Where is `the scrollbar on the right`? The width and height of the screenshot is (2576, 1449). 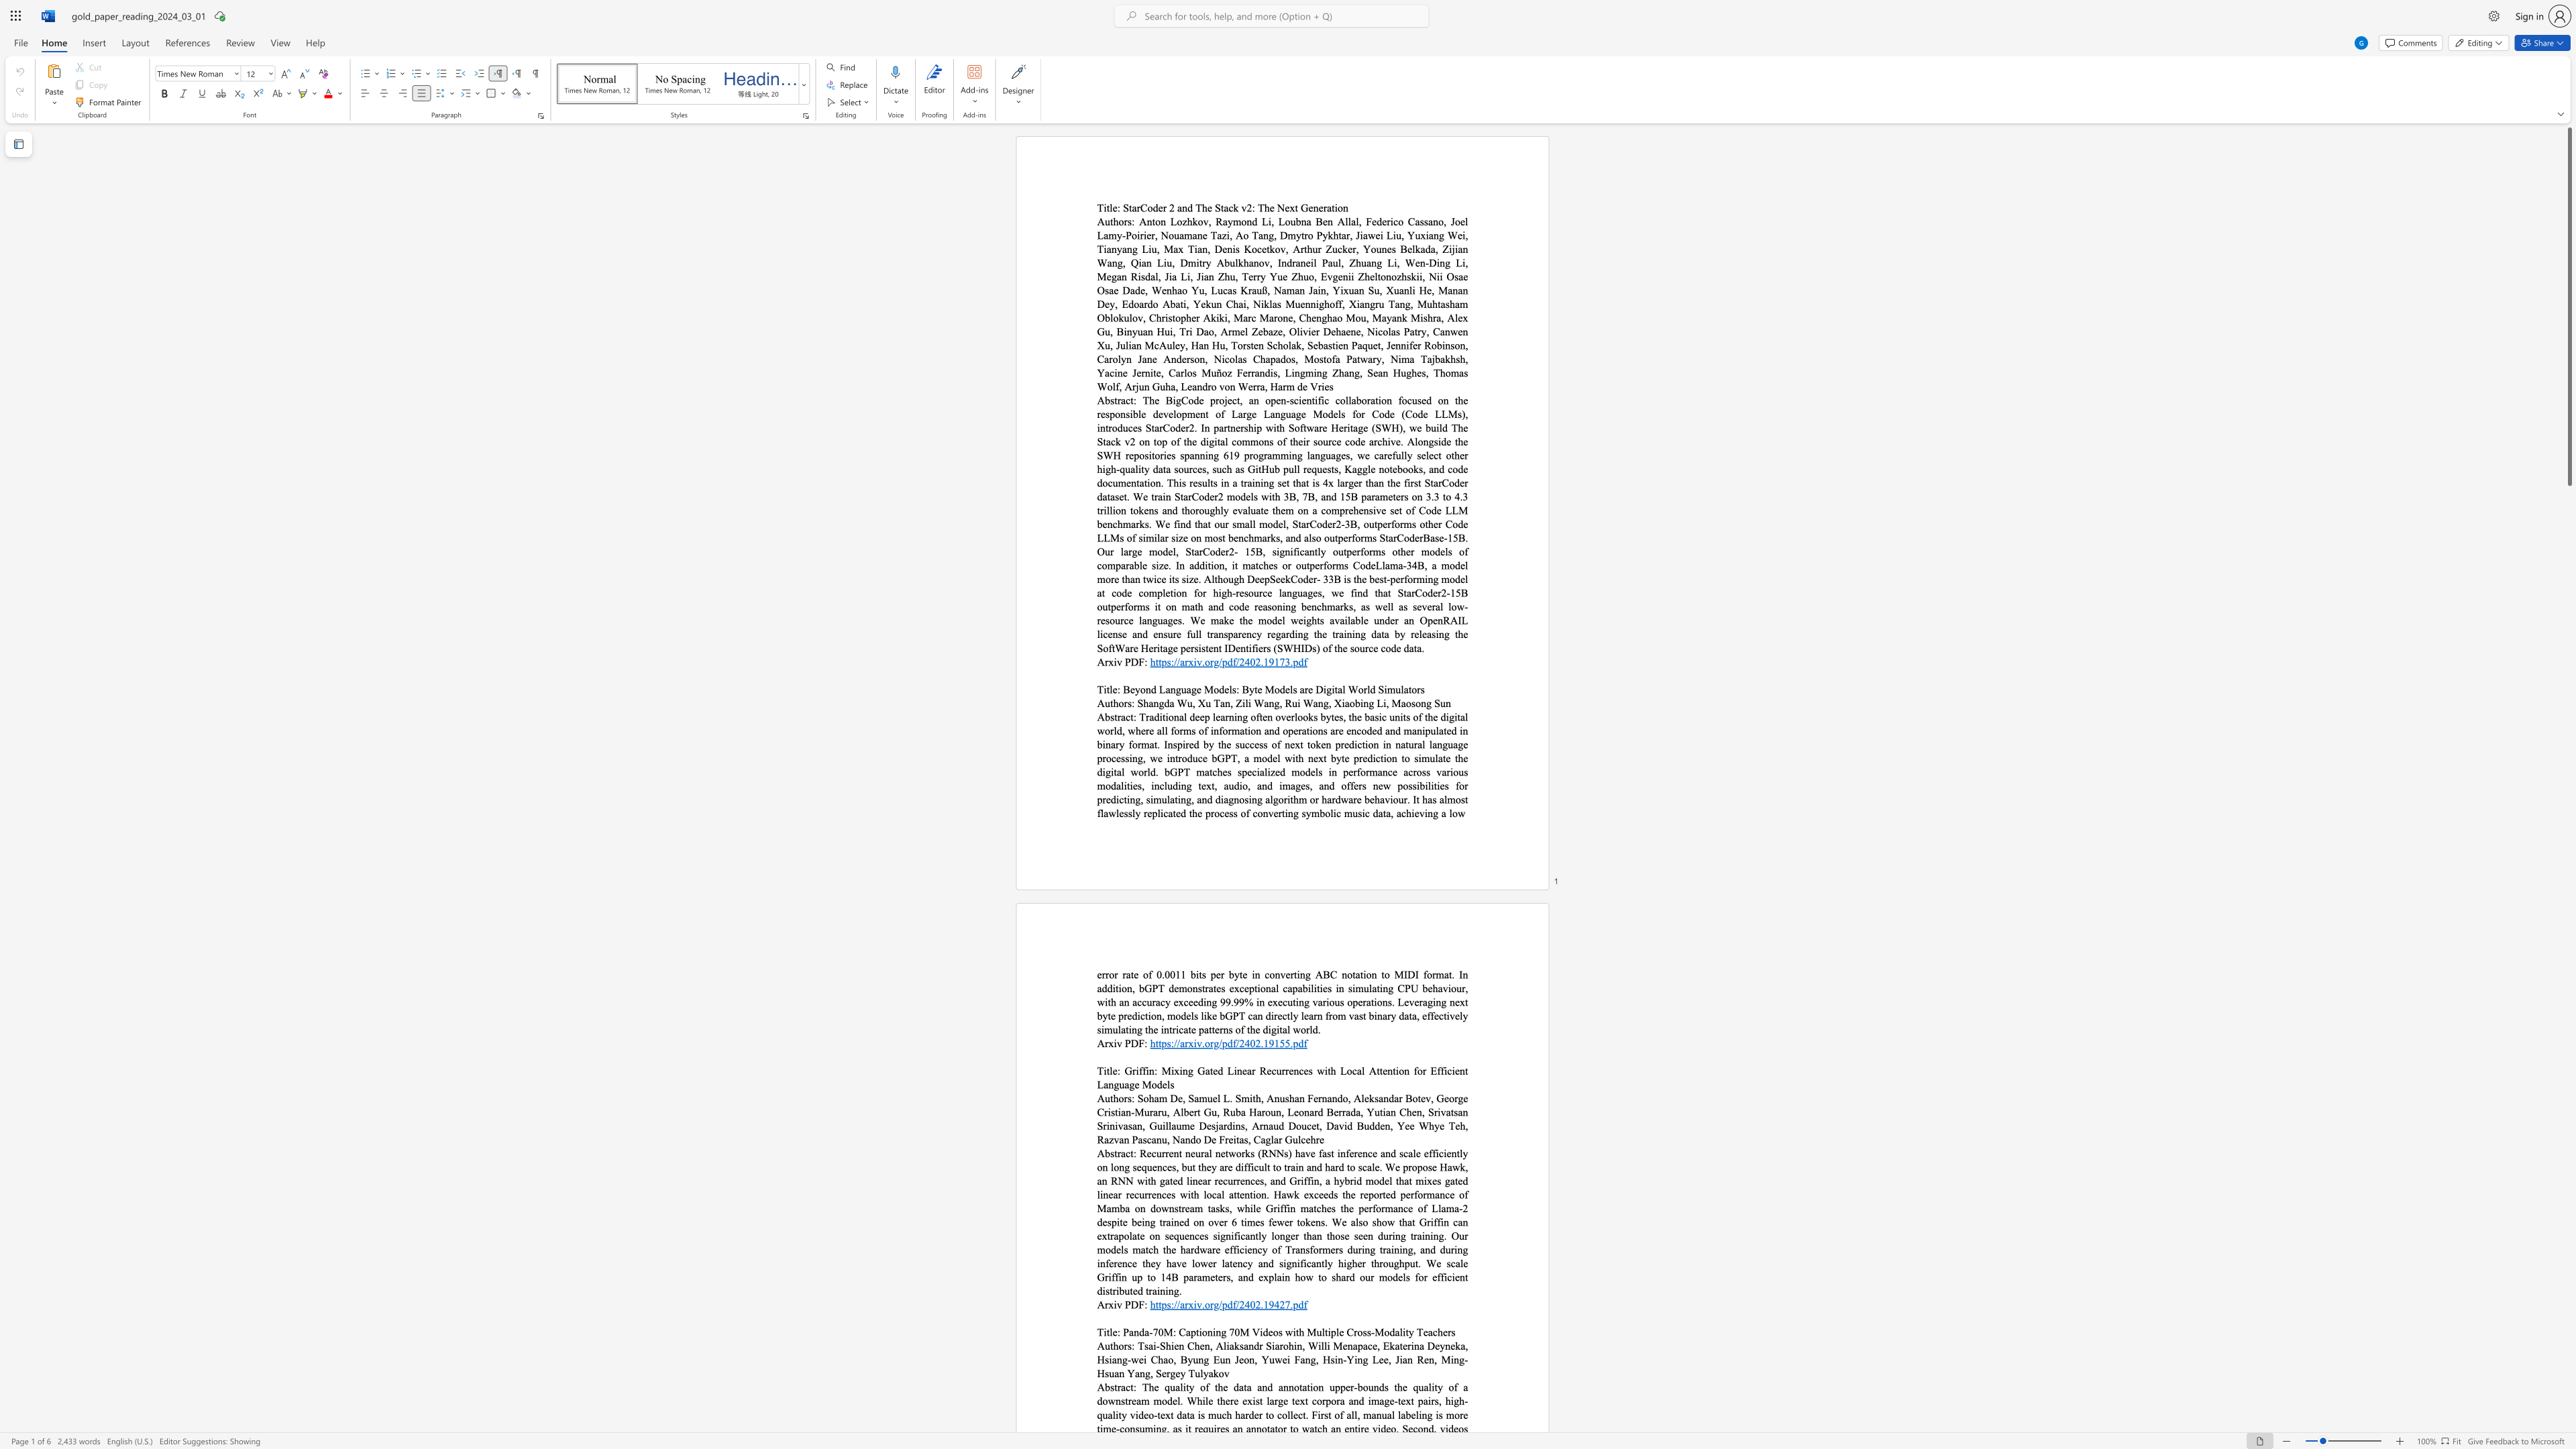
the scrollbar on the right is located at coordinates (2568, 918).